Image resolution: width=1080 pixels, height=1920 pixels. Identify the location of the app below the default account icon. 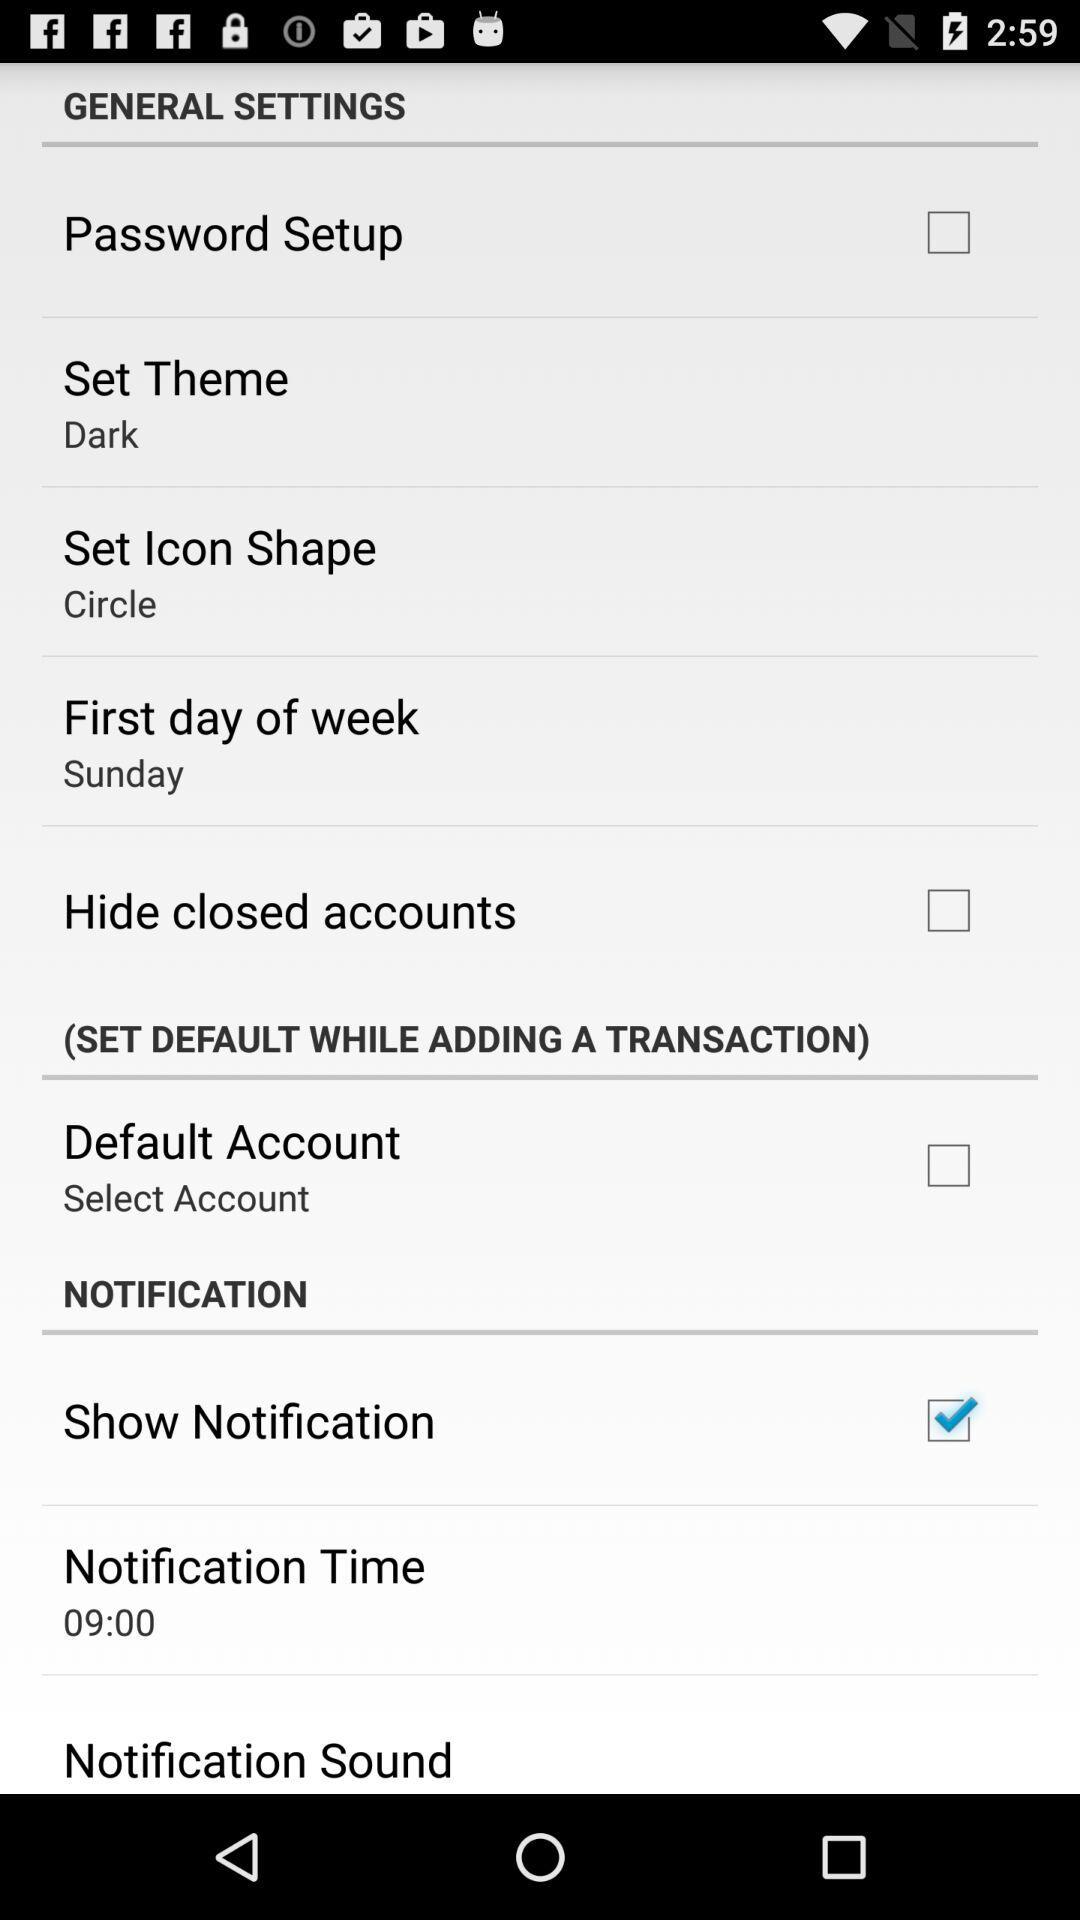
(186, 1196).